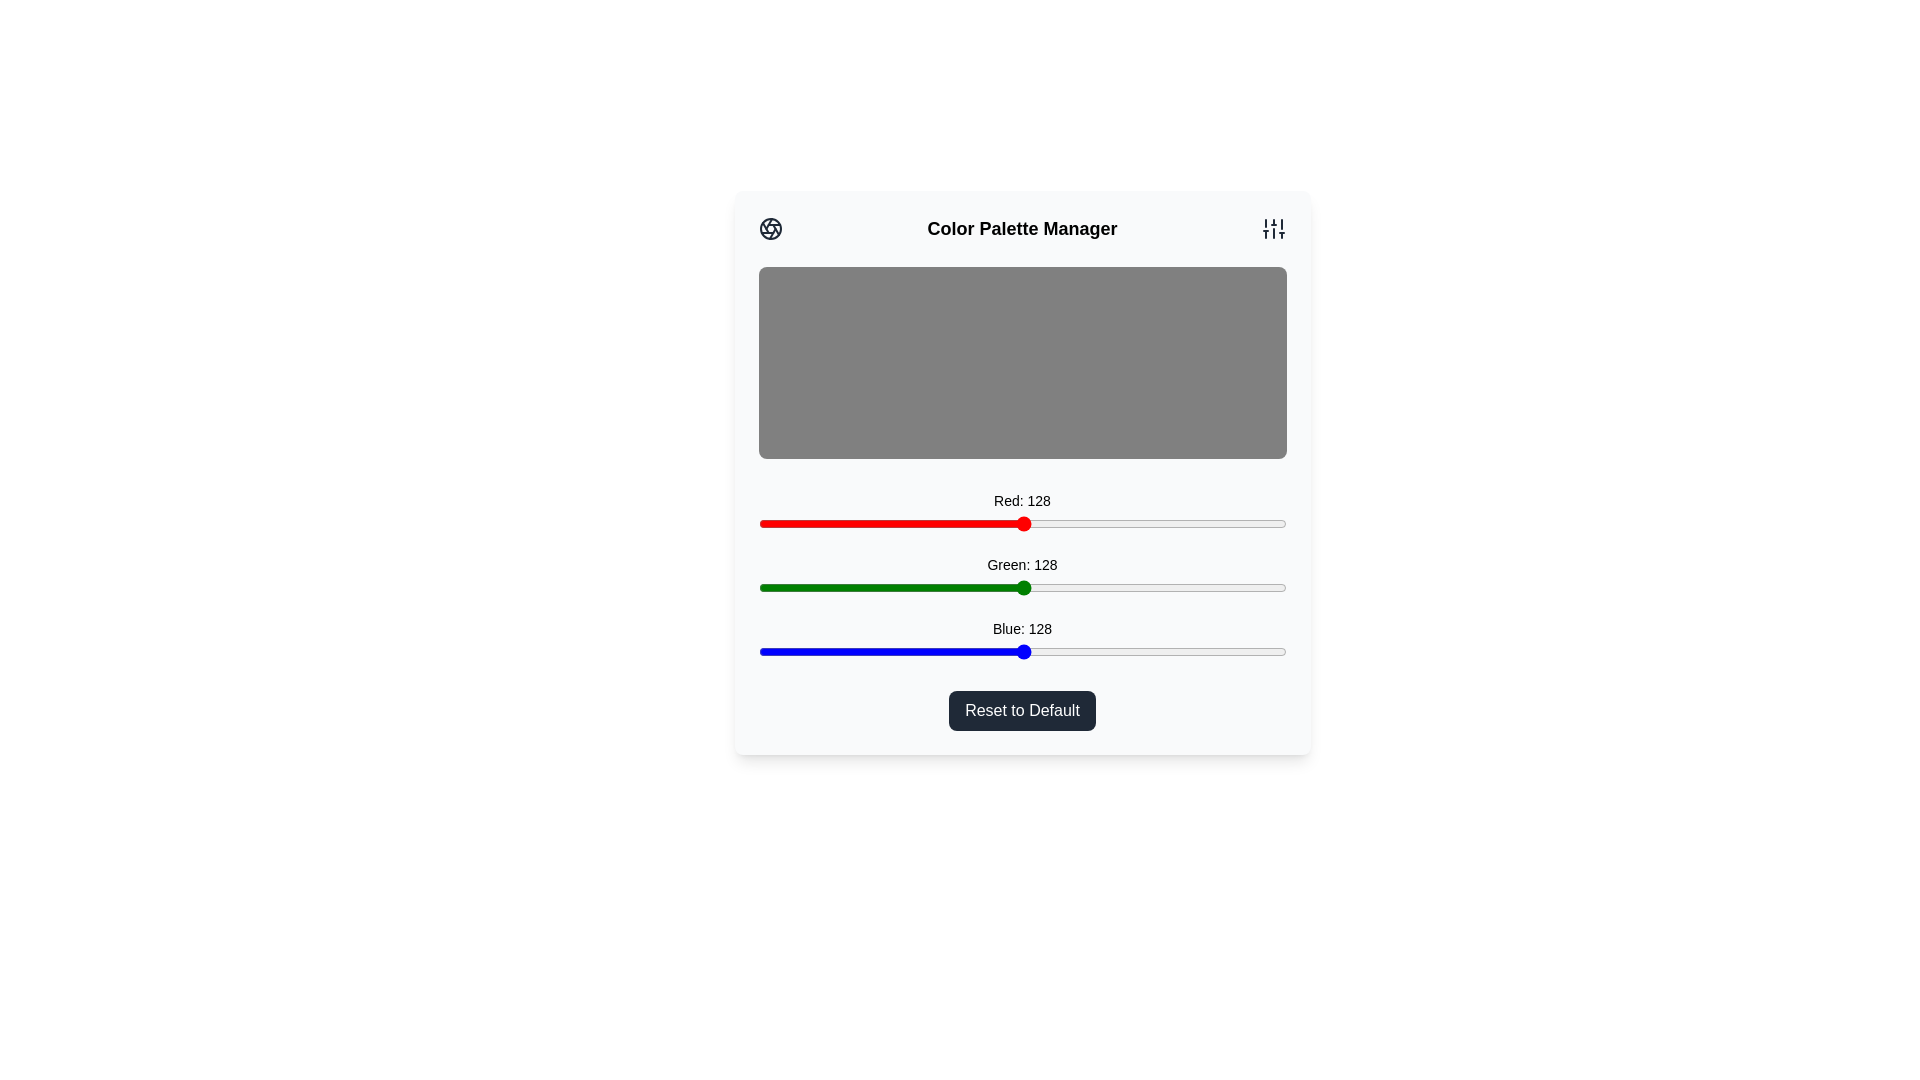  Describe the element at coordinates (1168, 651) in the screenshot. I see `the blue slider to set the blue intensity to 198` at that location.